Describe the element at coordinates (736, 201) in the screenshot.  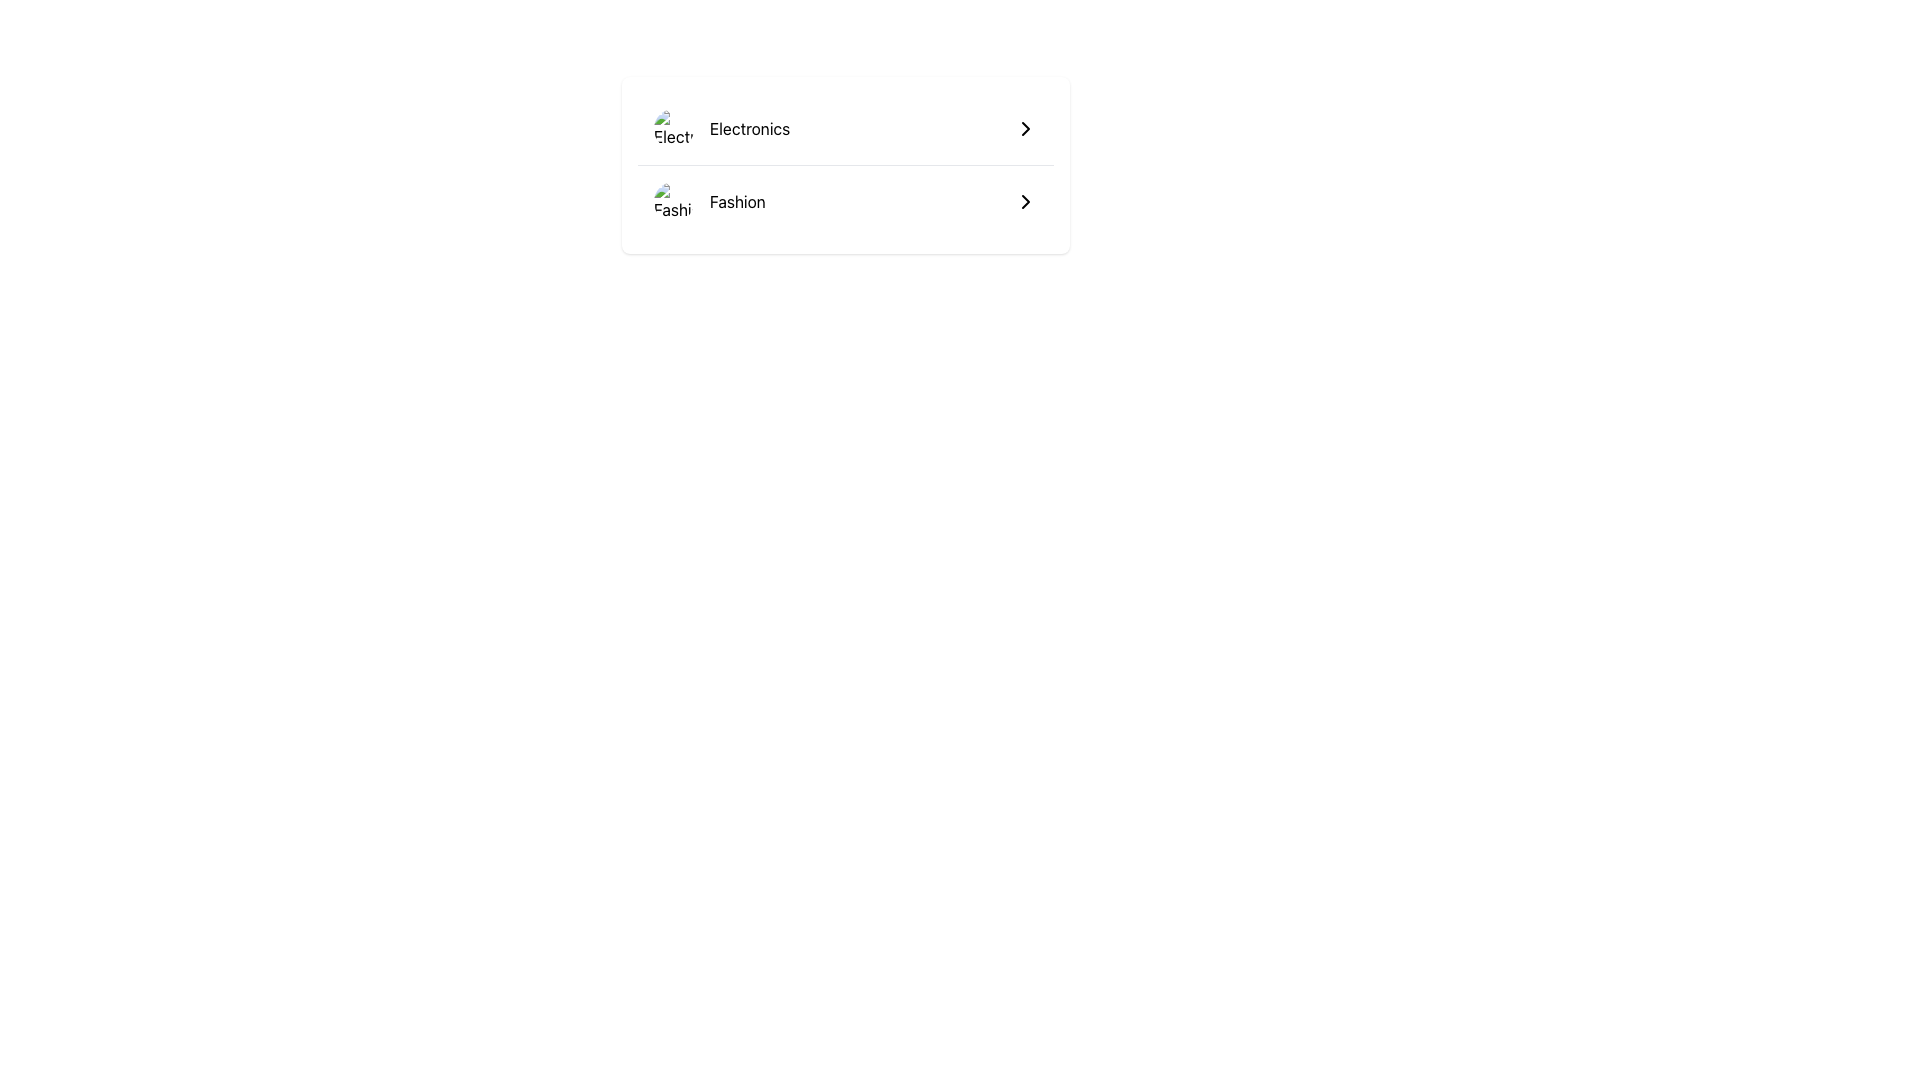
I see `the text label that serves as a category name in the vertical list menu, positioned as the second item next to an icon` at that location.